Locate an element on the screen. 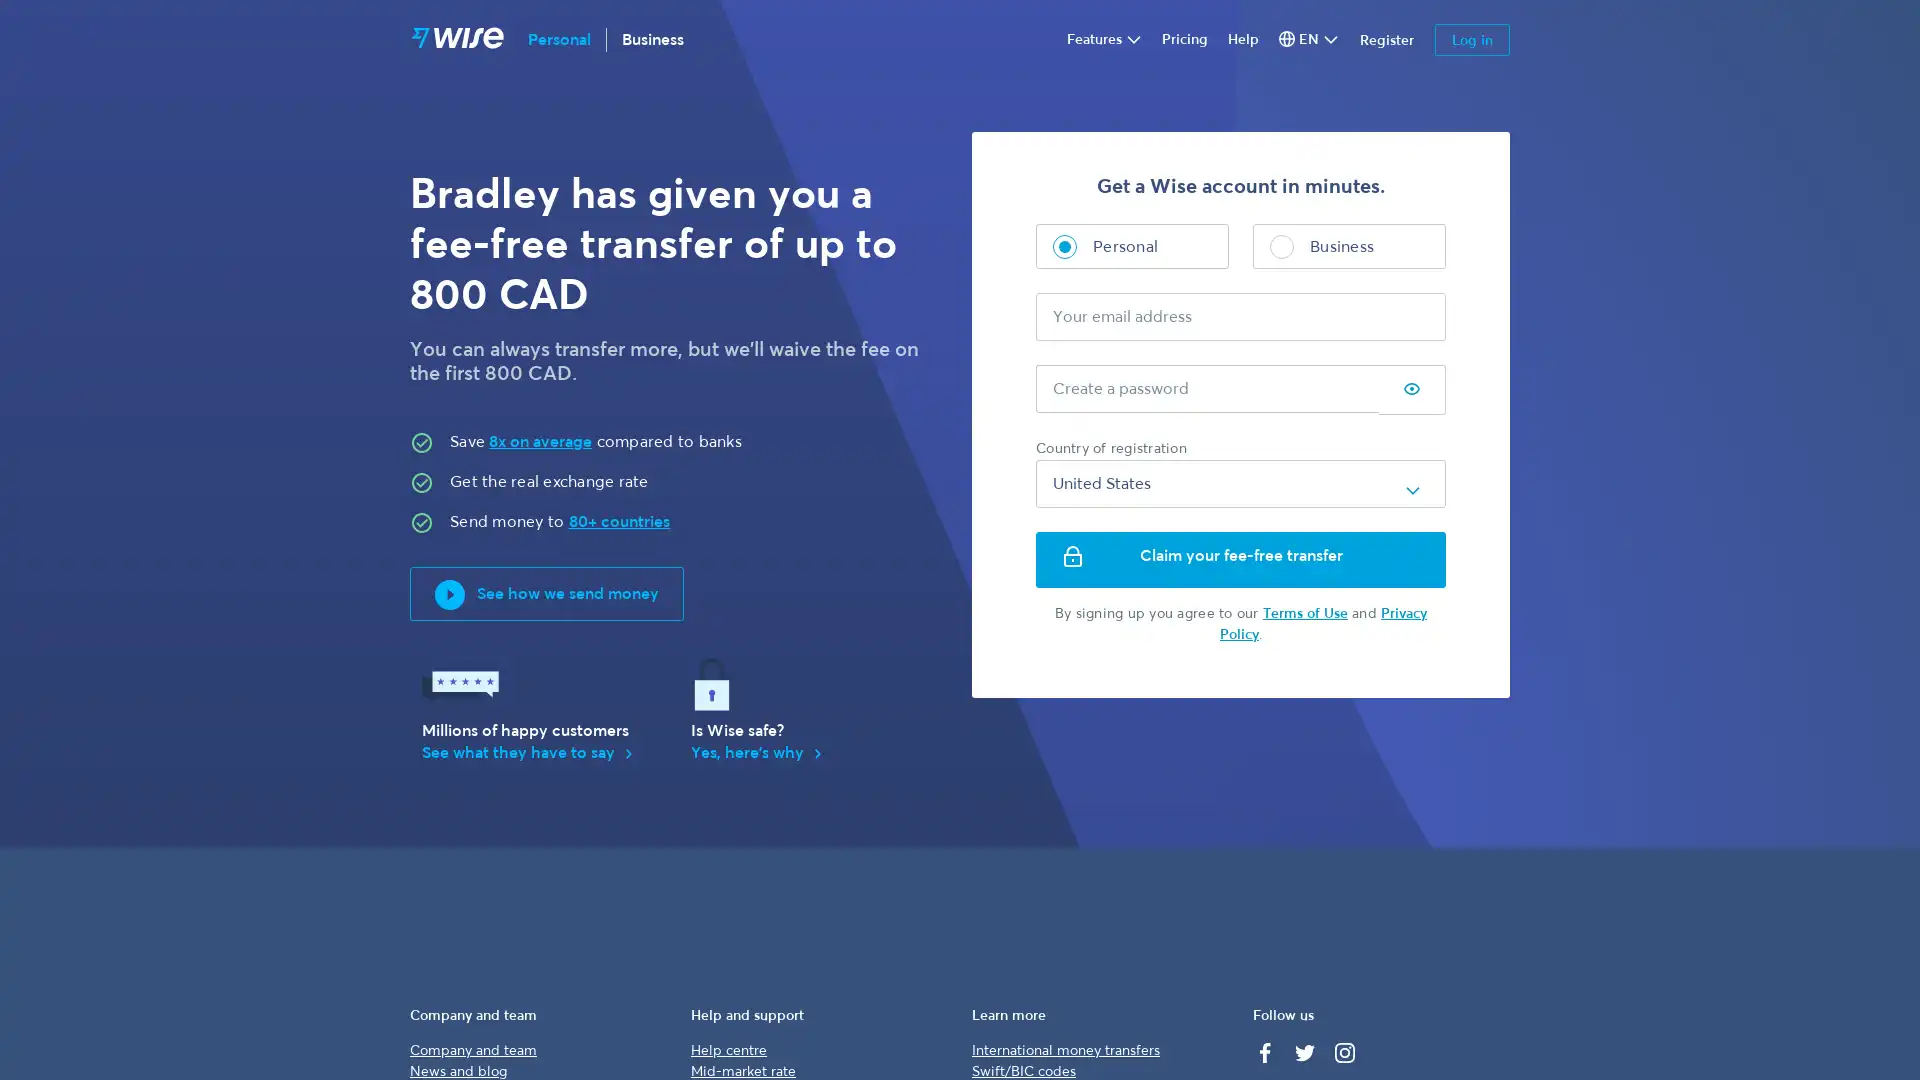 Image resolution: width=1920 pixels, height=1080 pixels. See how we send money is located at coordinates (547, 593).